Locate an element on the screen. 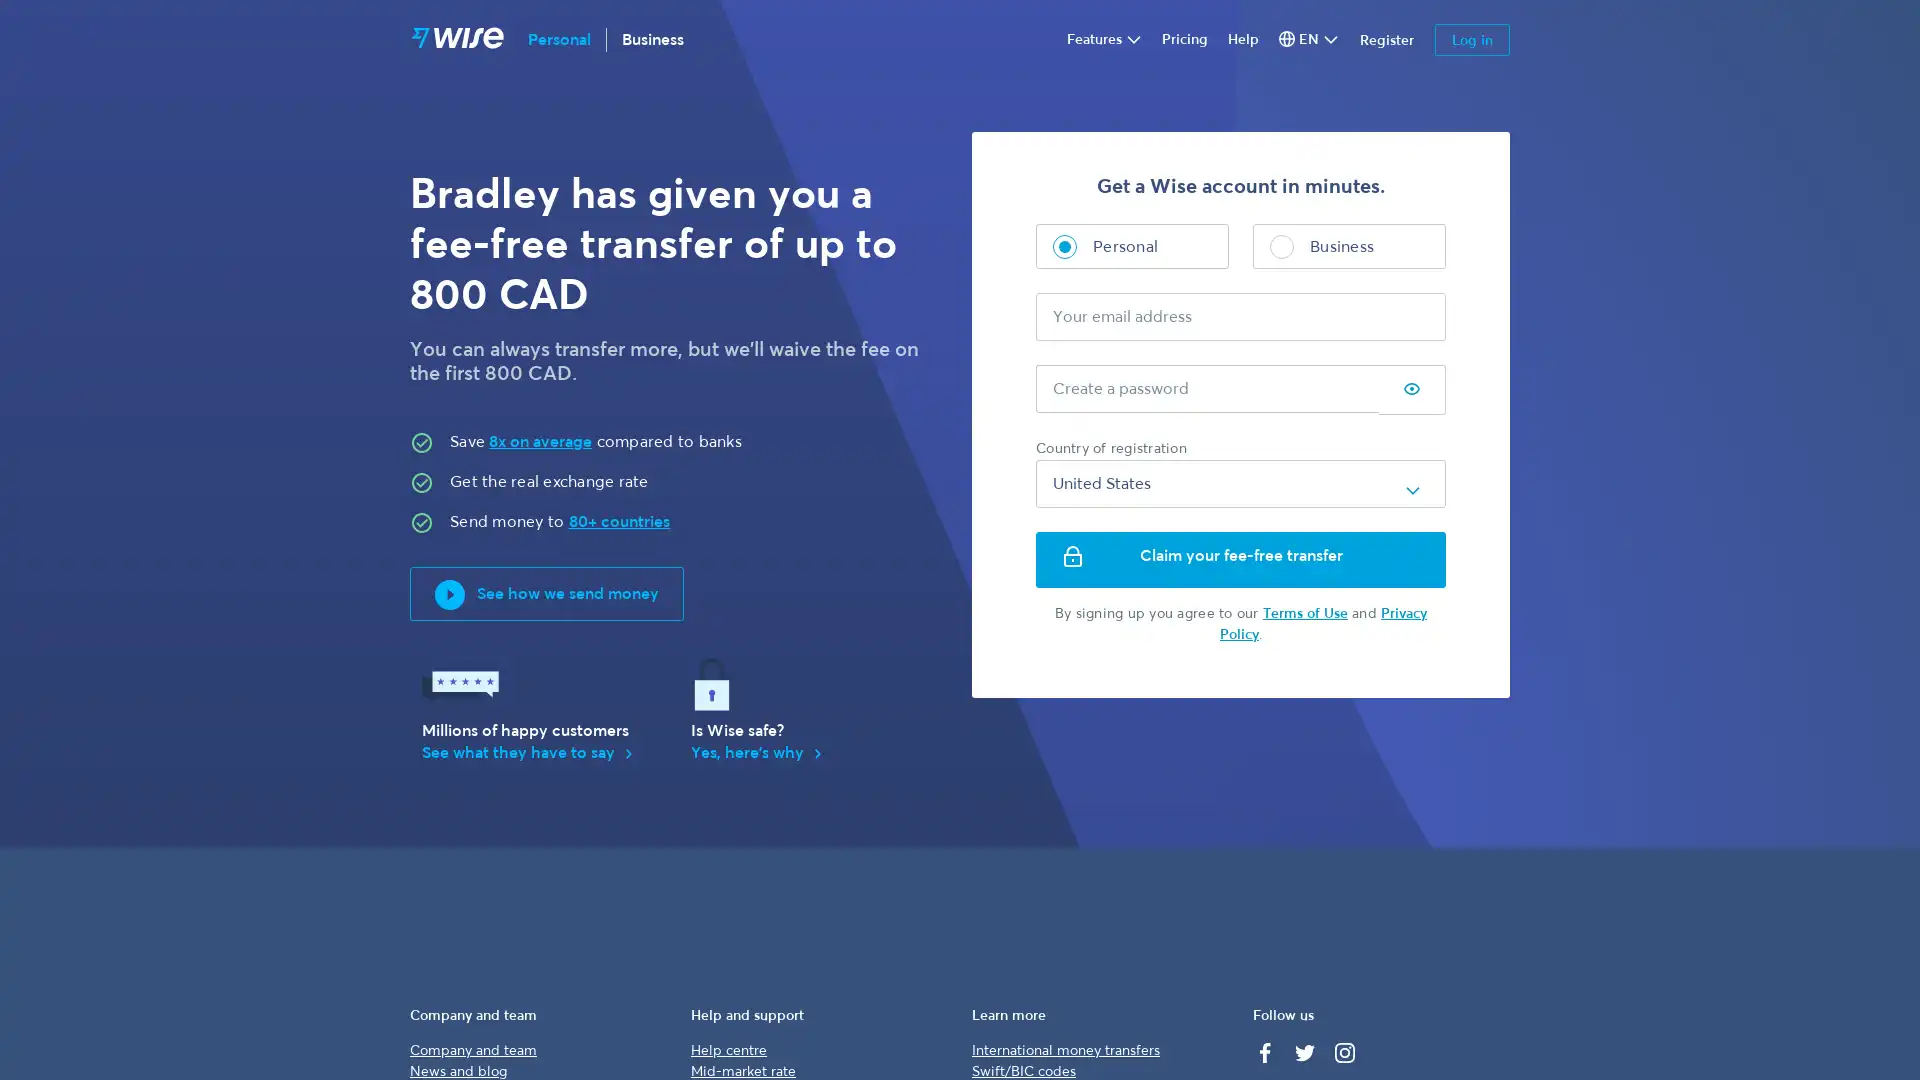 Image resolution: width=1920 pixels, height=1080 pixels. See how we send money is located at coordinates (547, 593).